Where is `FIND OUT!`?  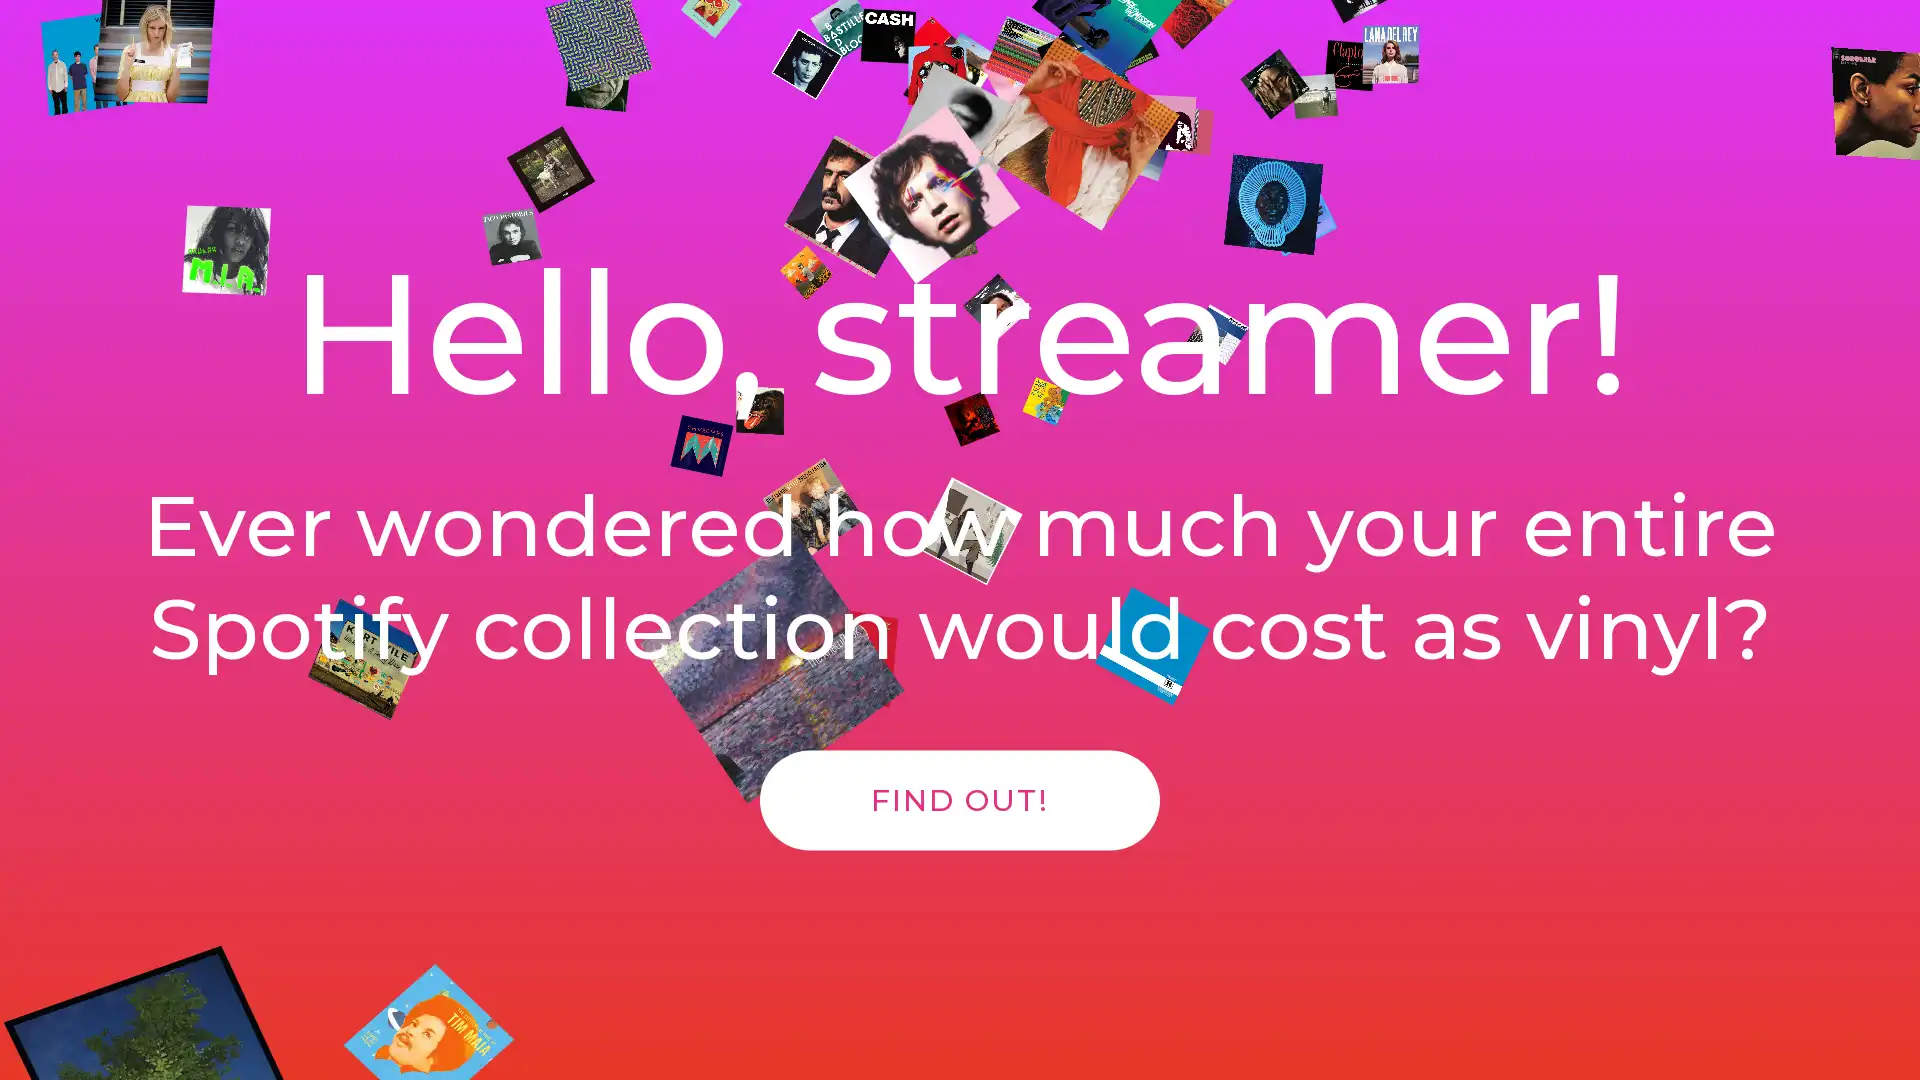
FIND OUT! is located at coordinates (960, 821).